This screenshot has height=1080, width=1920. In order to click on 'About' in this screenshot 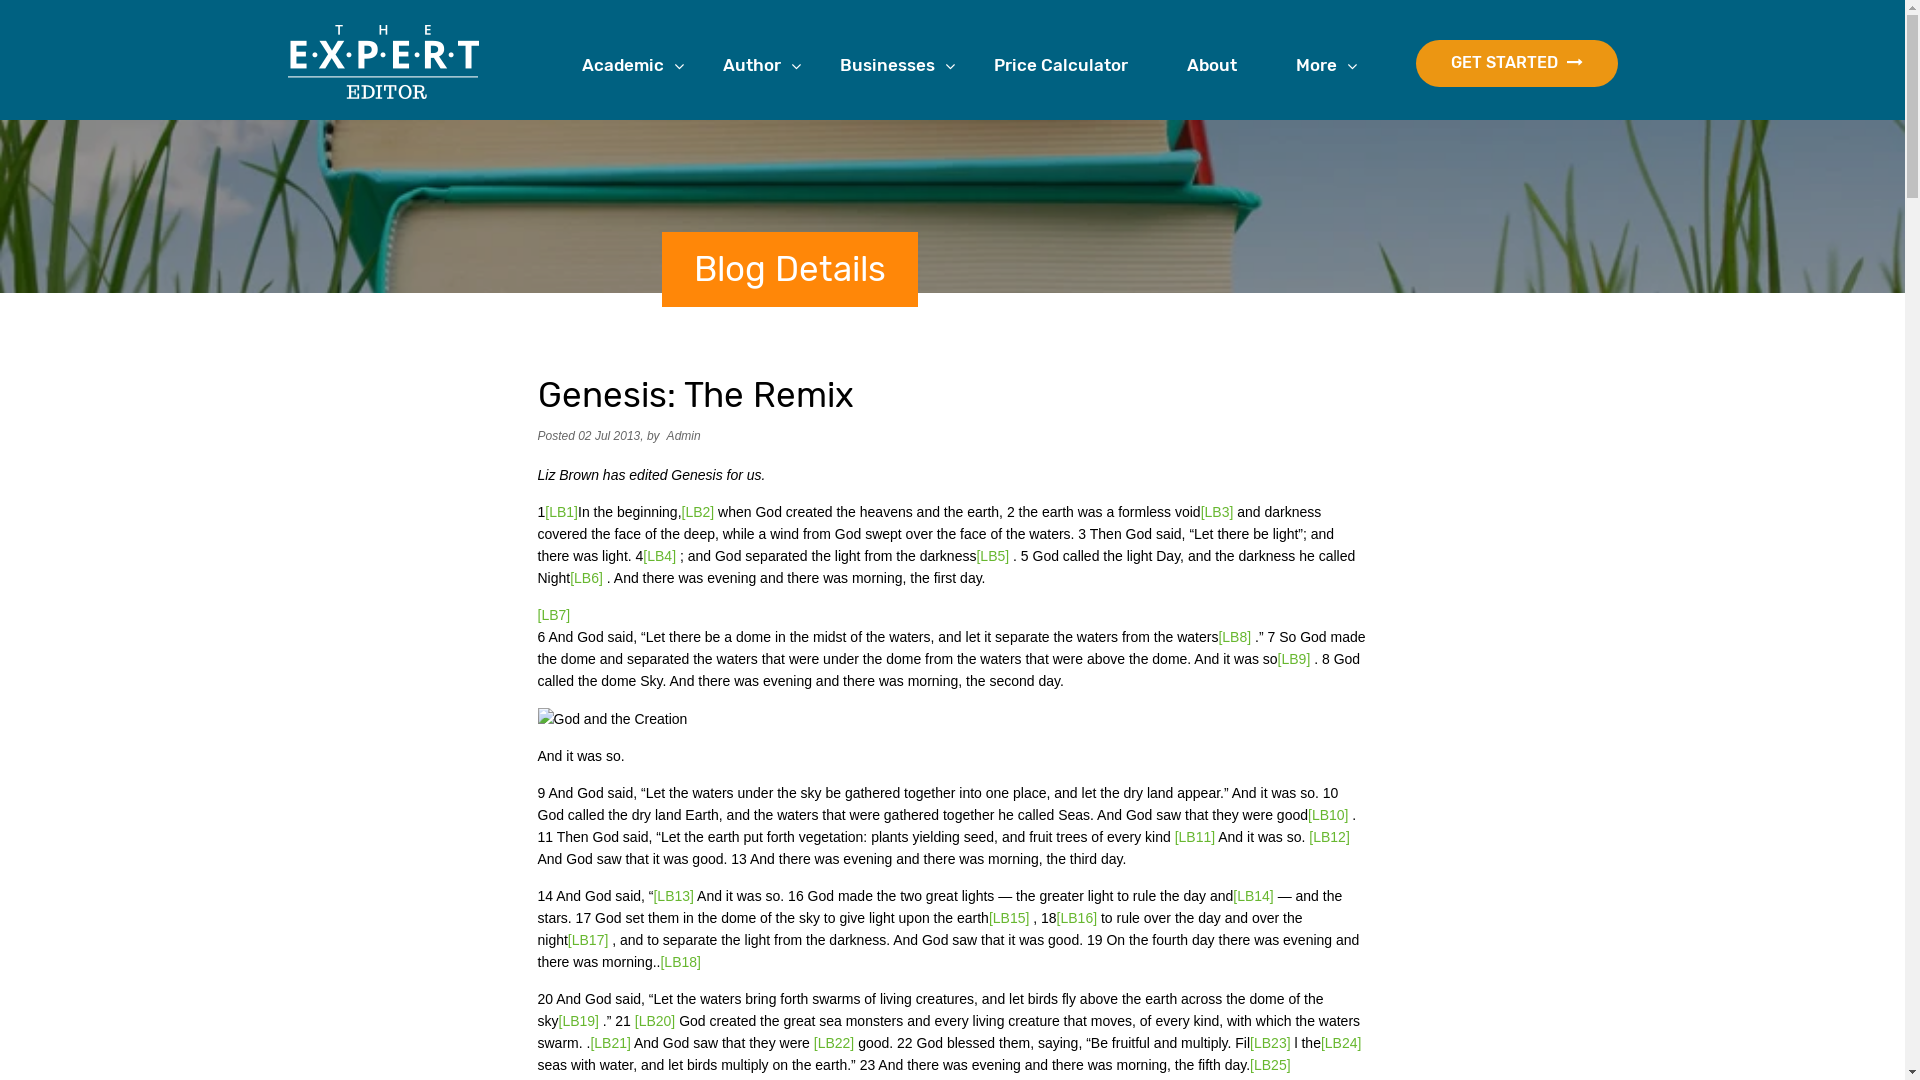, I will do `click(1217, 65)`.